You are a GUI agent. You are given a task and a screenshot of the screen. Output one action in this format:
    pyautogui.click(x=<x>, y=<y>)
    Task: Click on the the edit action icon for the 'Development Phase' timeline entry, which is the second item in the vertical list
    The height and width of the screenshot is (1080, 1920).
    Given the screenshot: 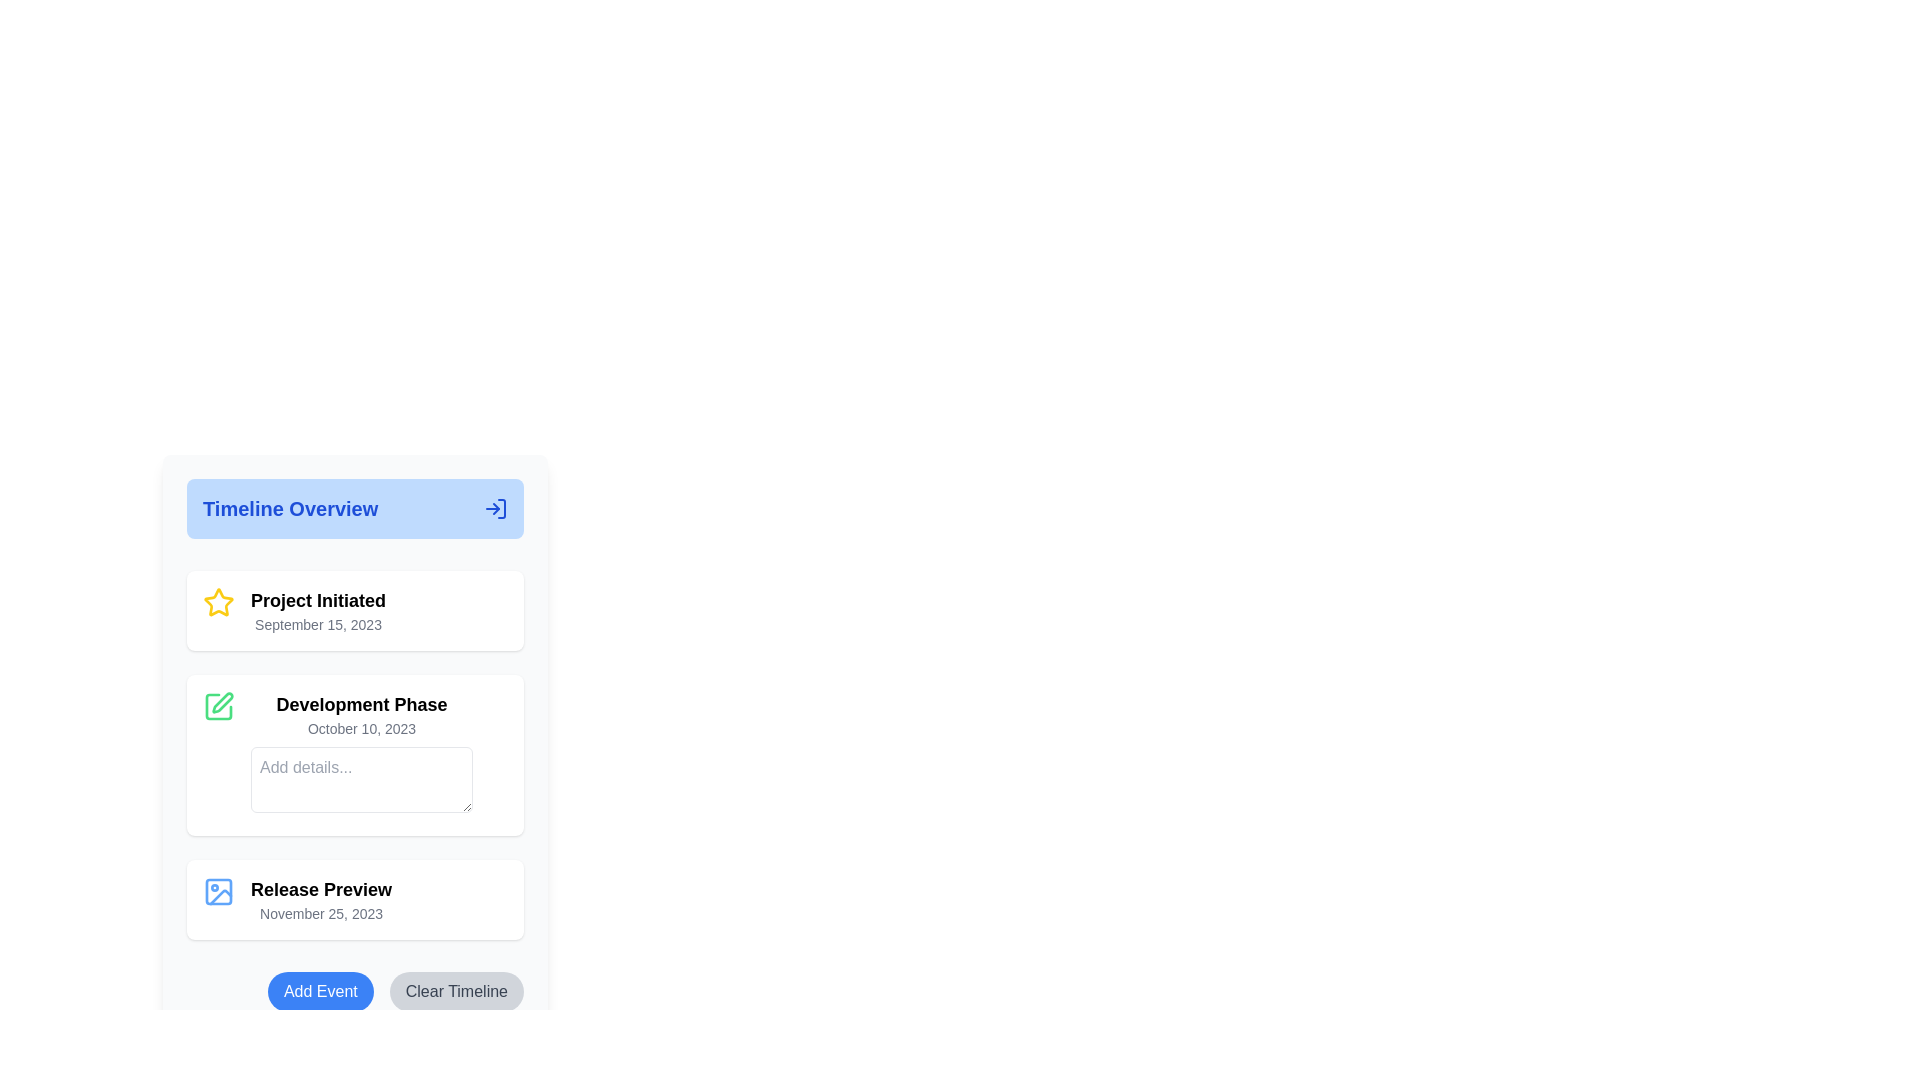 What is the action you would take?
    pyautogui.click(x=222, y=701)
    